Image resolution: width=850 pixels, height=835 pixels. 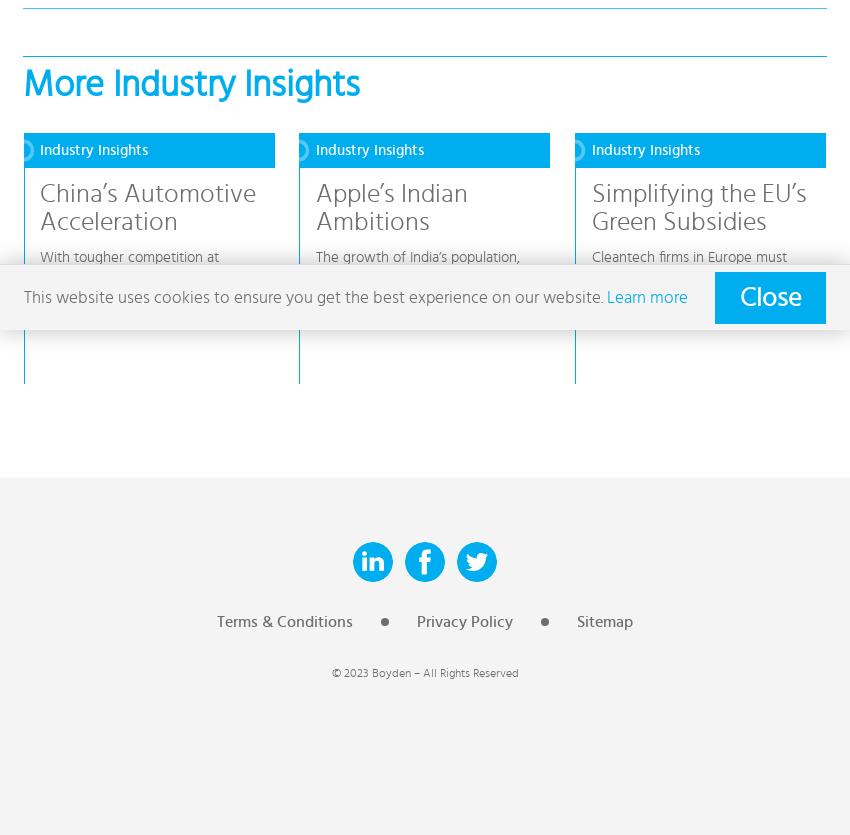 I want to click on 'Sitemap', so click(x=604, y=620).